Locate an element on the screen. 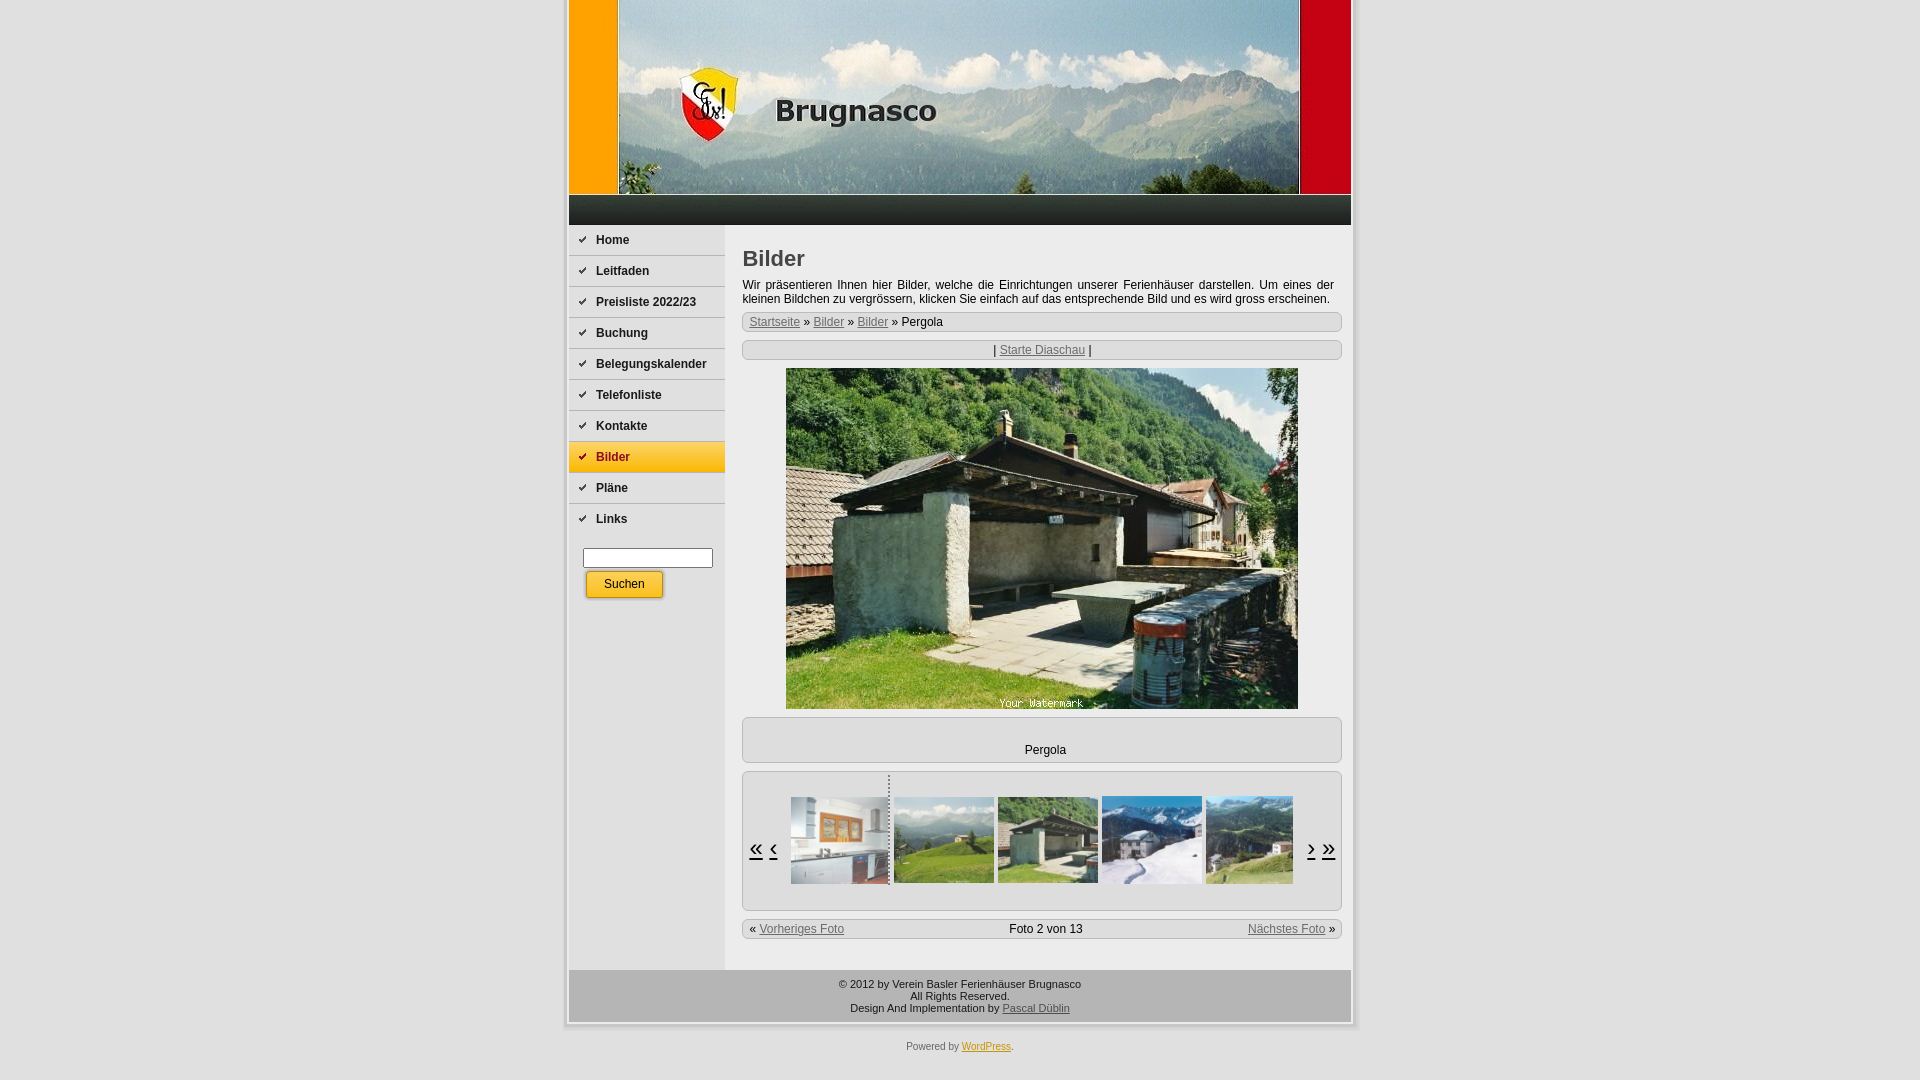  'Suchen' is located at coordinates (623, 584).